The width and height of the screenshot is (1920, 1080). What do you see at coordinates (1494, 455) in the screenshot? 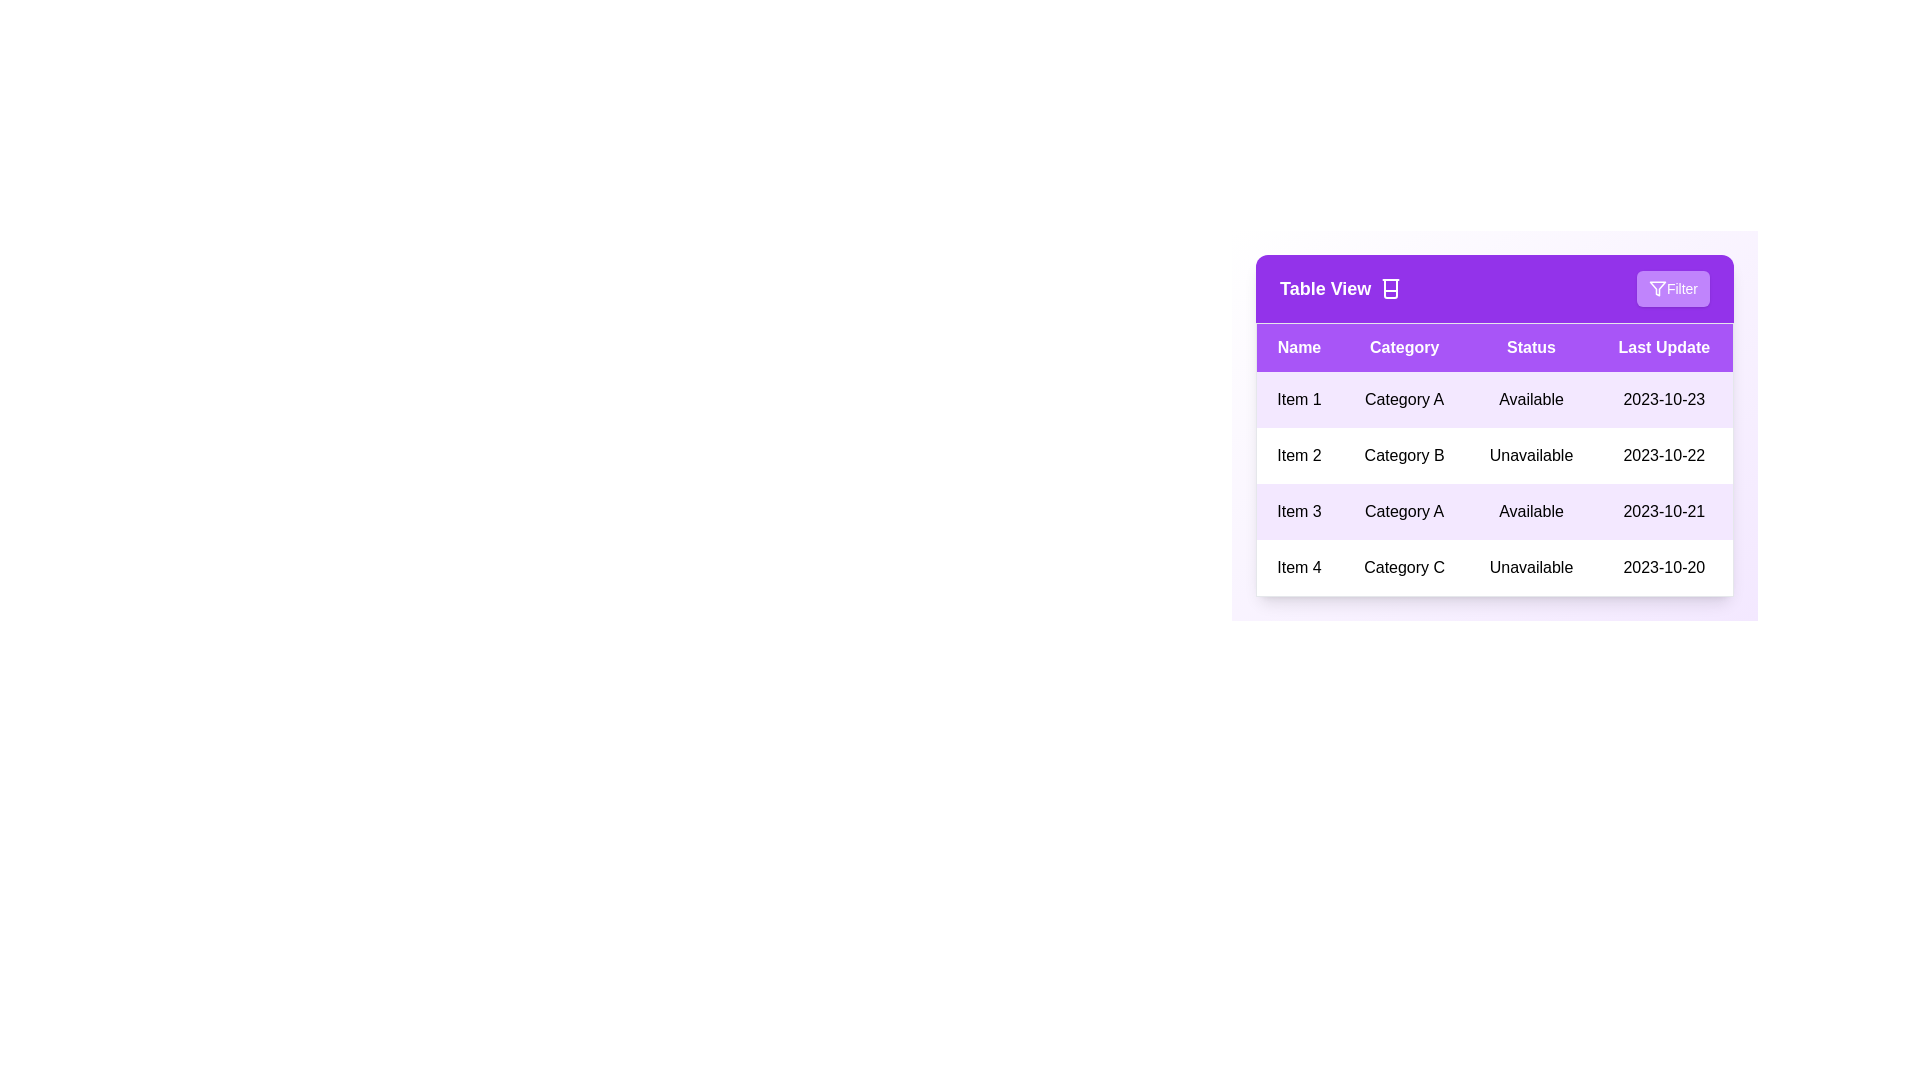
I see `the row corresponding to 2` at bounding box center [1494, 455].